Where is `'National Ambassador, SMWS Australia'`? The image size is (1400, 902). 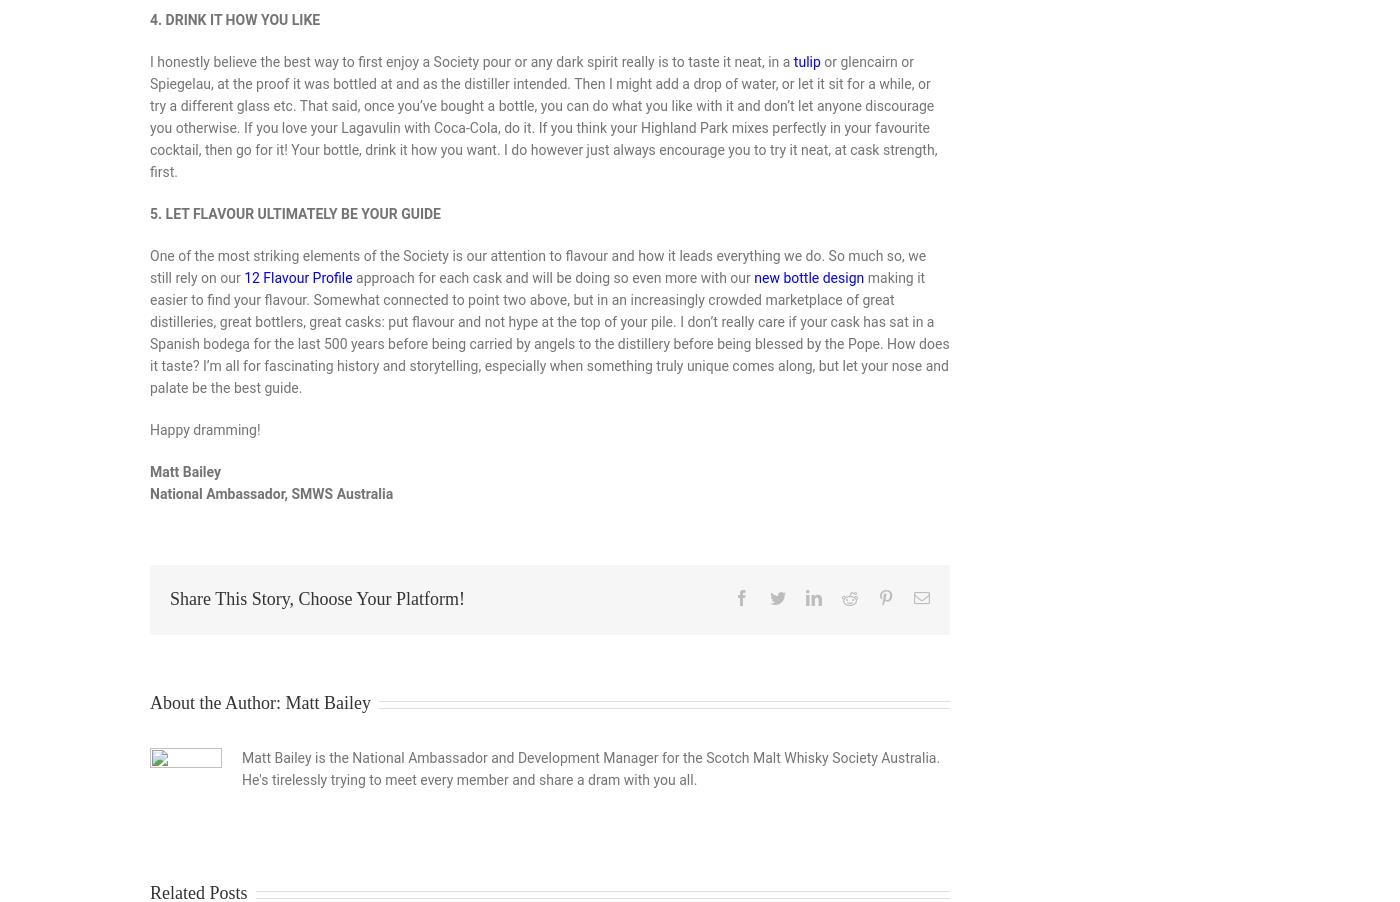 'National Ambassador, SMWS Australia' is located at coordinates (271, 492).